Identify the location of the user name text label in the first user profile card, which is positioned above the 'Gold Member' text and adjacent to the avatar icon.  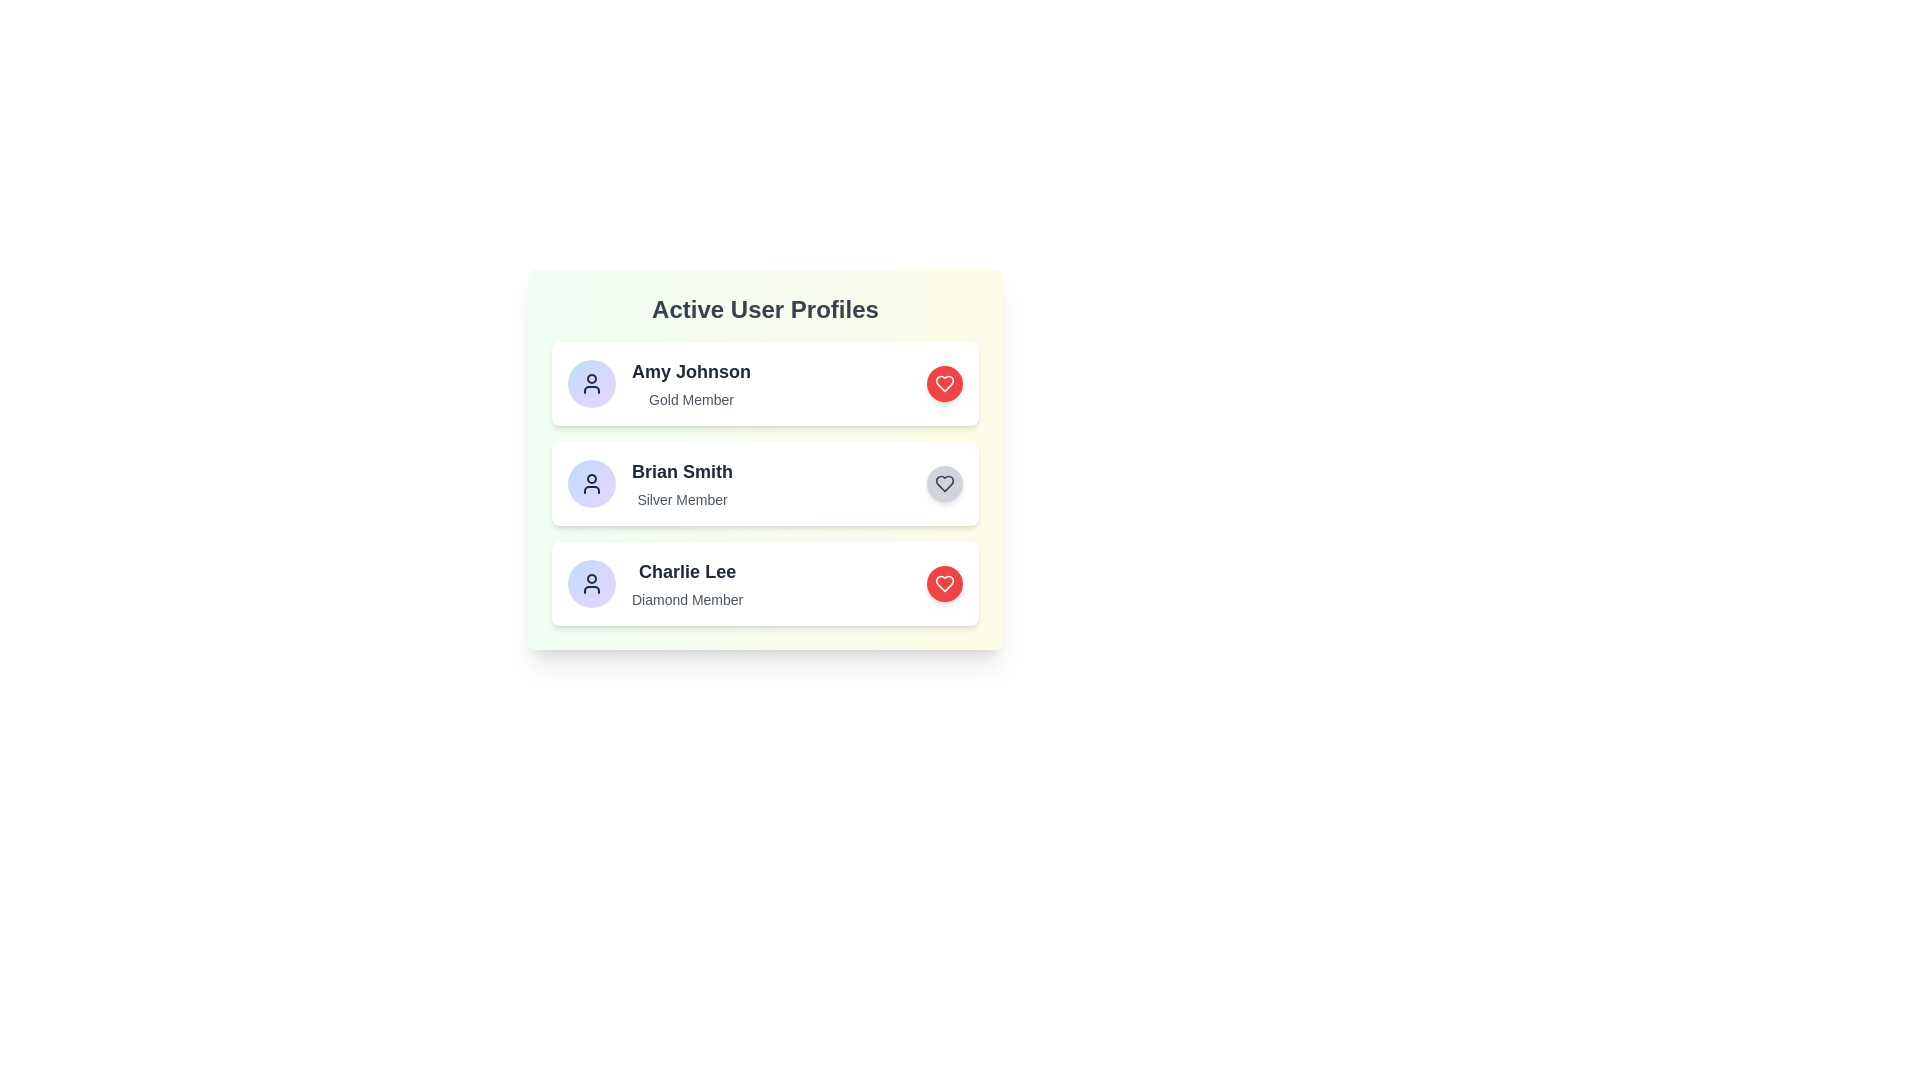
(691, 371).